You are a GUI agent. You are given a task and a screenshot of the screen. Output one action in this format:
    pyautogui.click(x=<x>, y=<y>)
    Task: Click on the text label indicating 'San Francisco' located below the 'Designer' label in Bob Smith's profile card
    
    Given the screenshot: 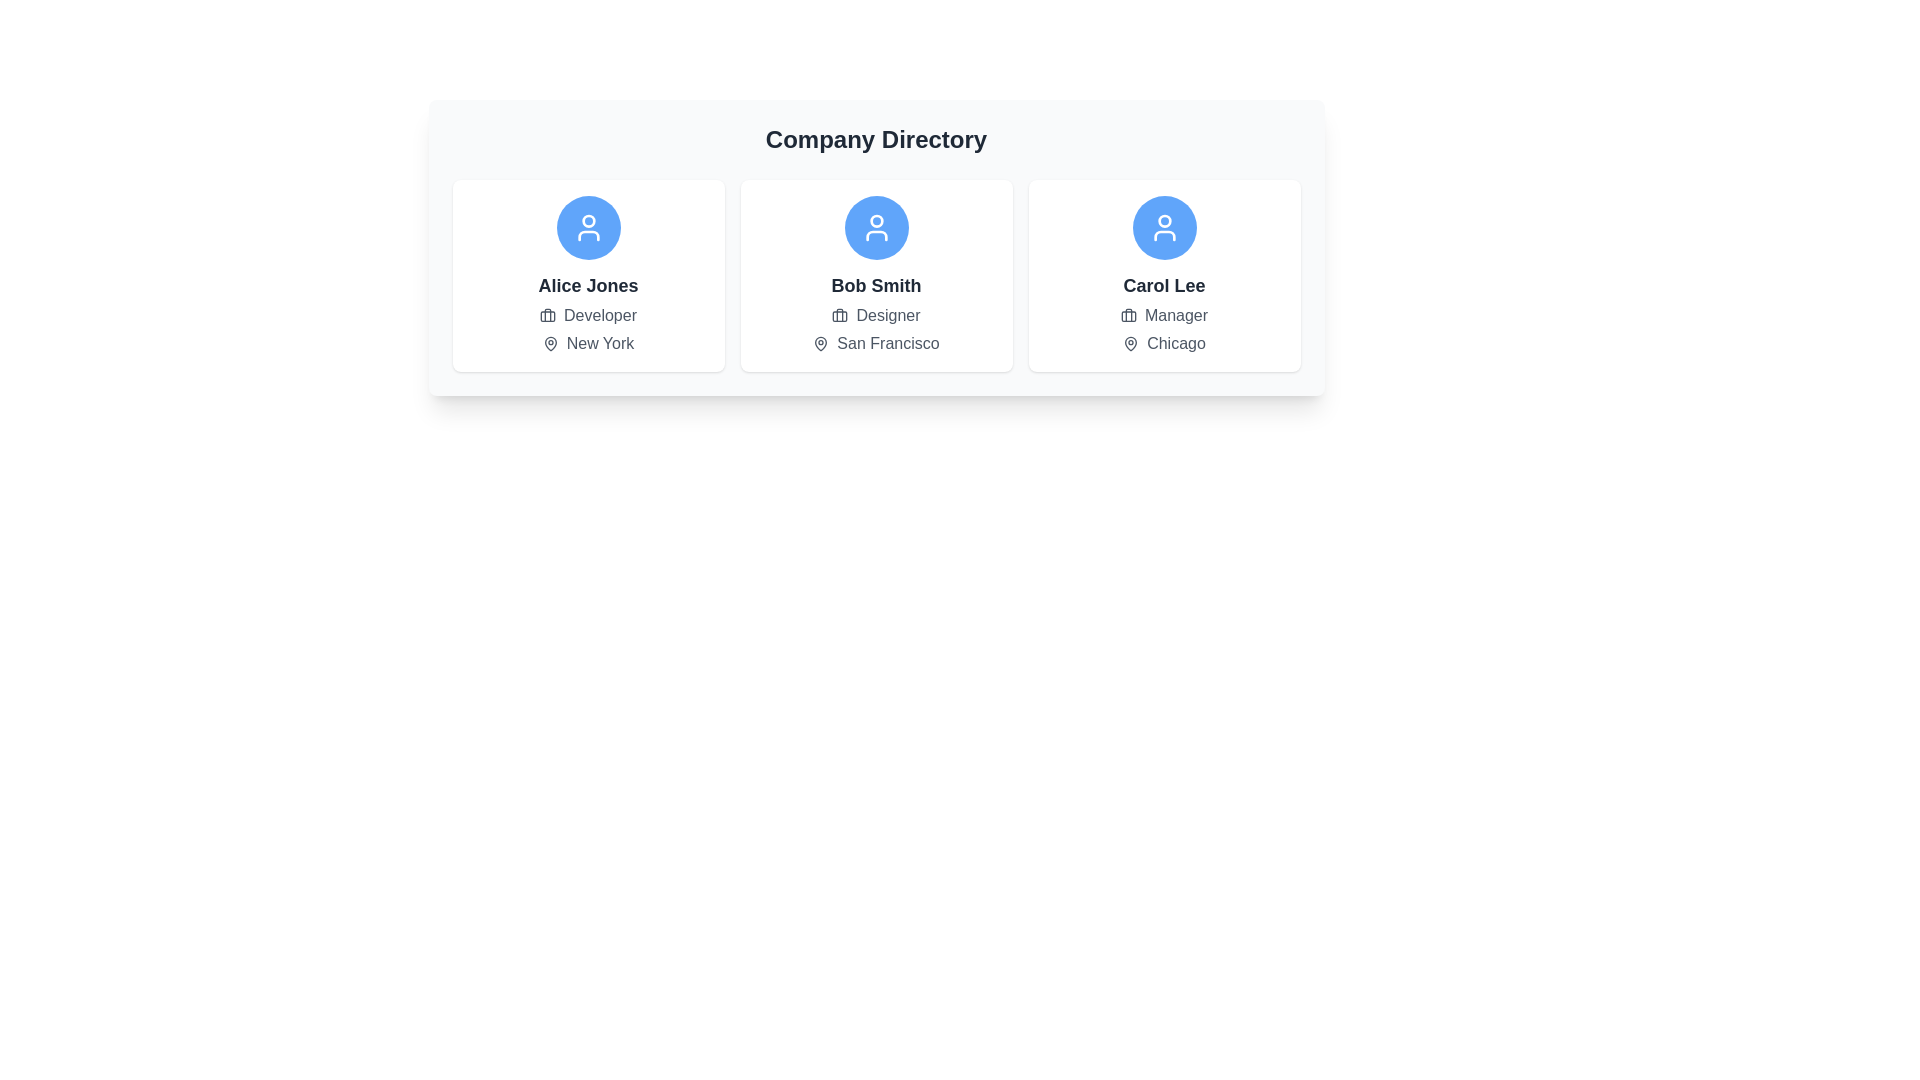 What is the action you would take?
    pyautogui.click(x=876, y=342)
    